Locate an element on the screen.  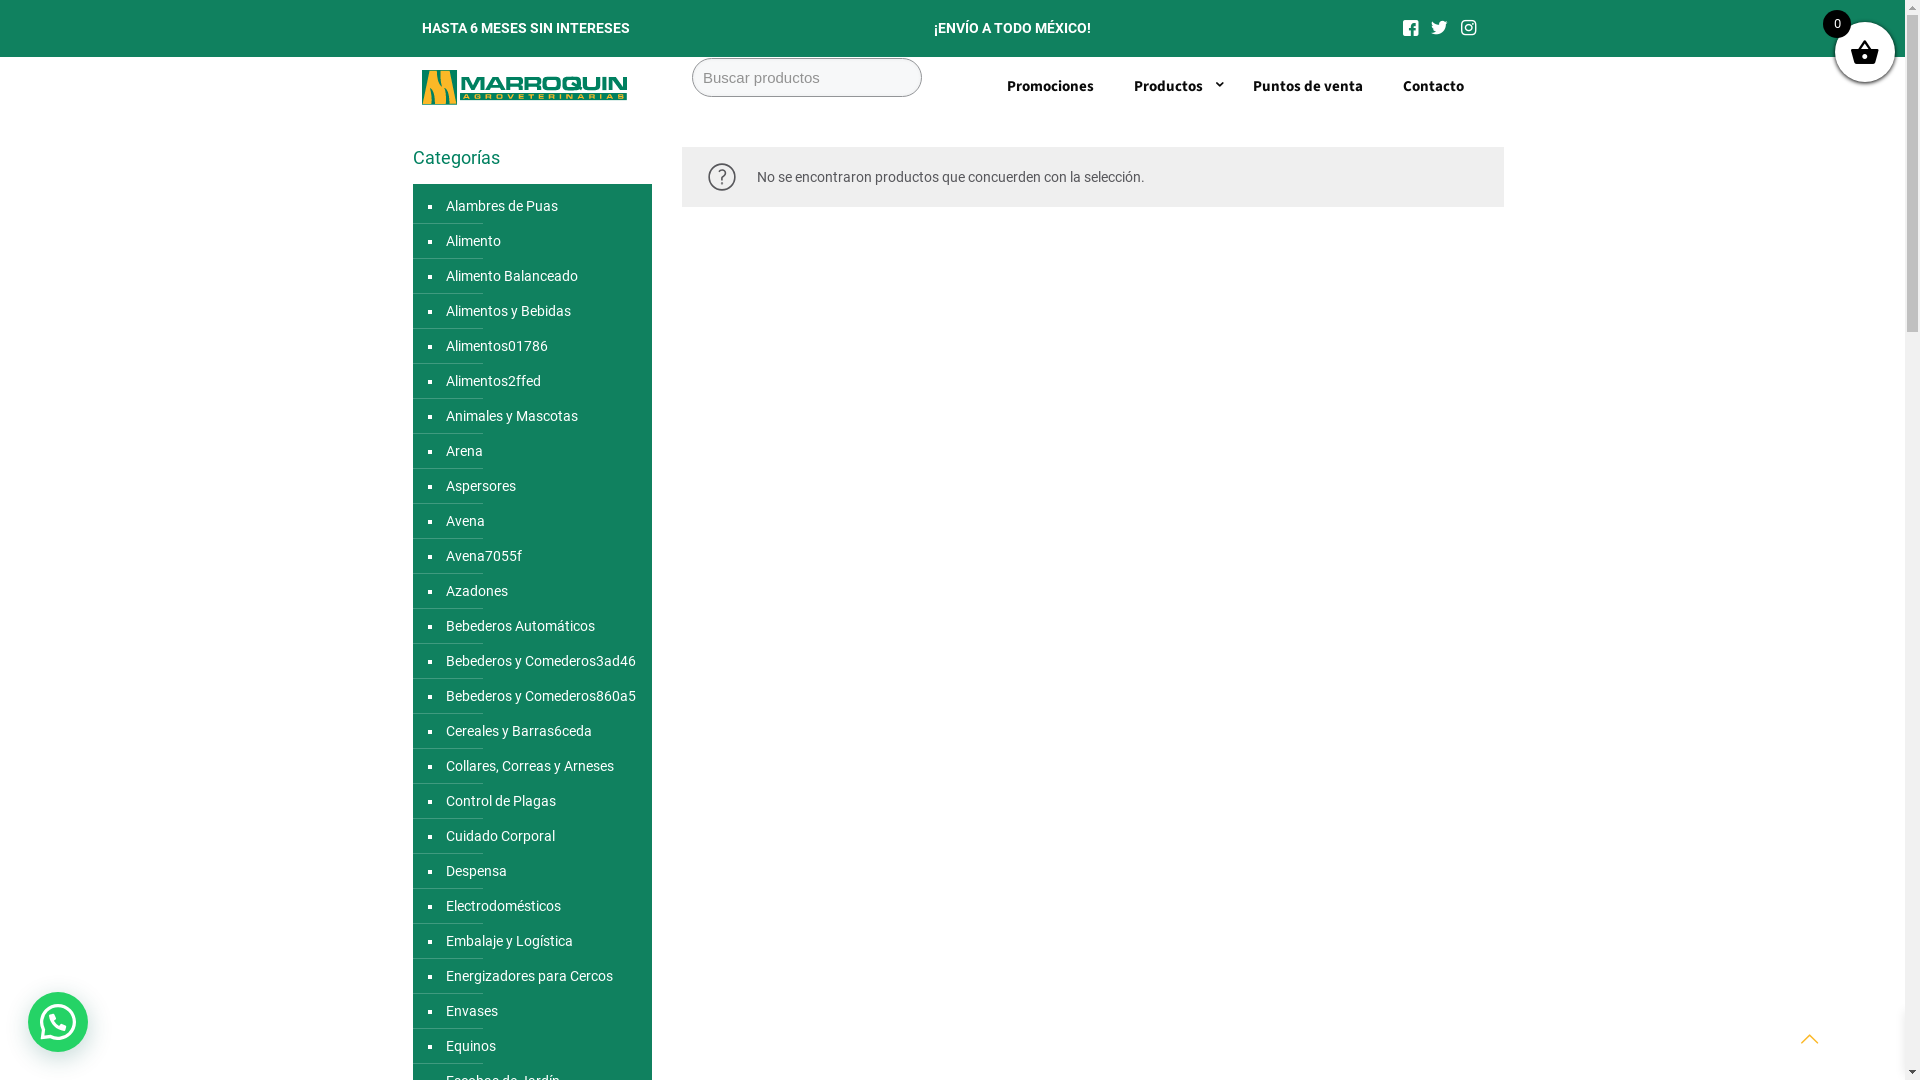
'Despensa' is located at coordinates (440, 870).